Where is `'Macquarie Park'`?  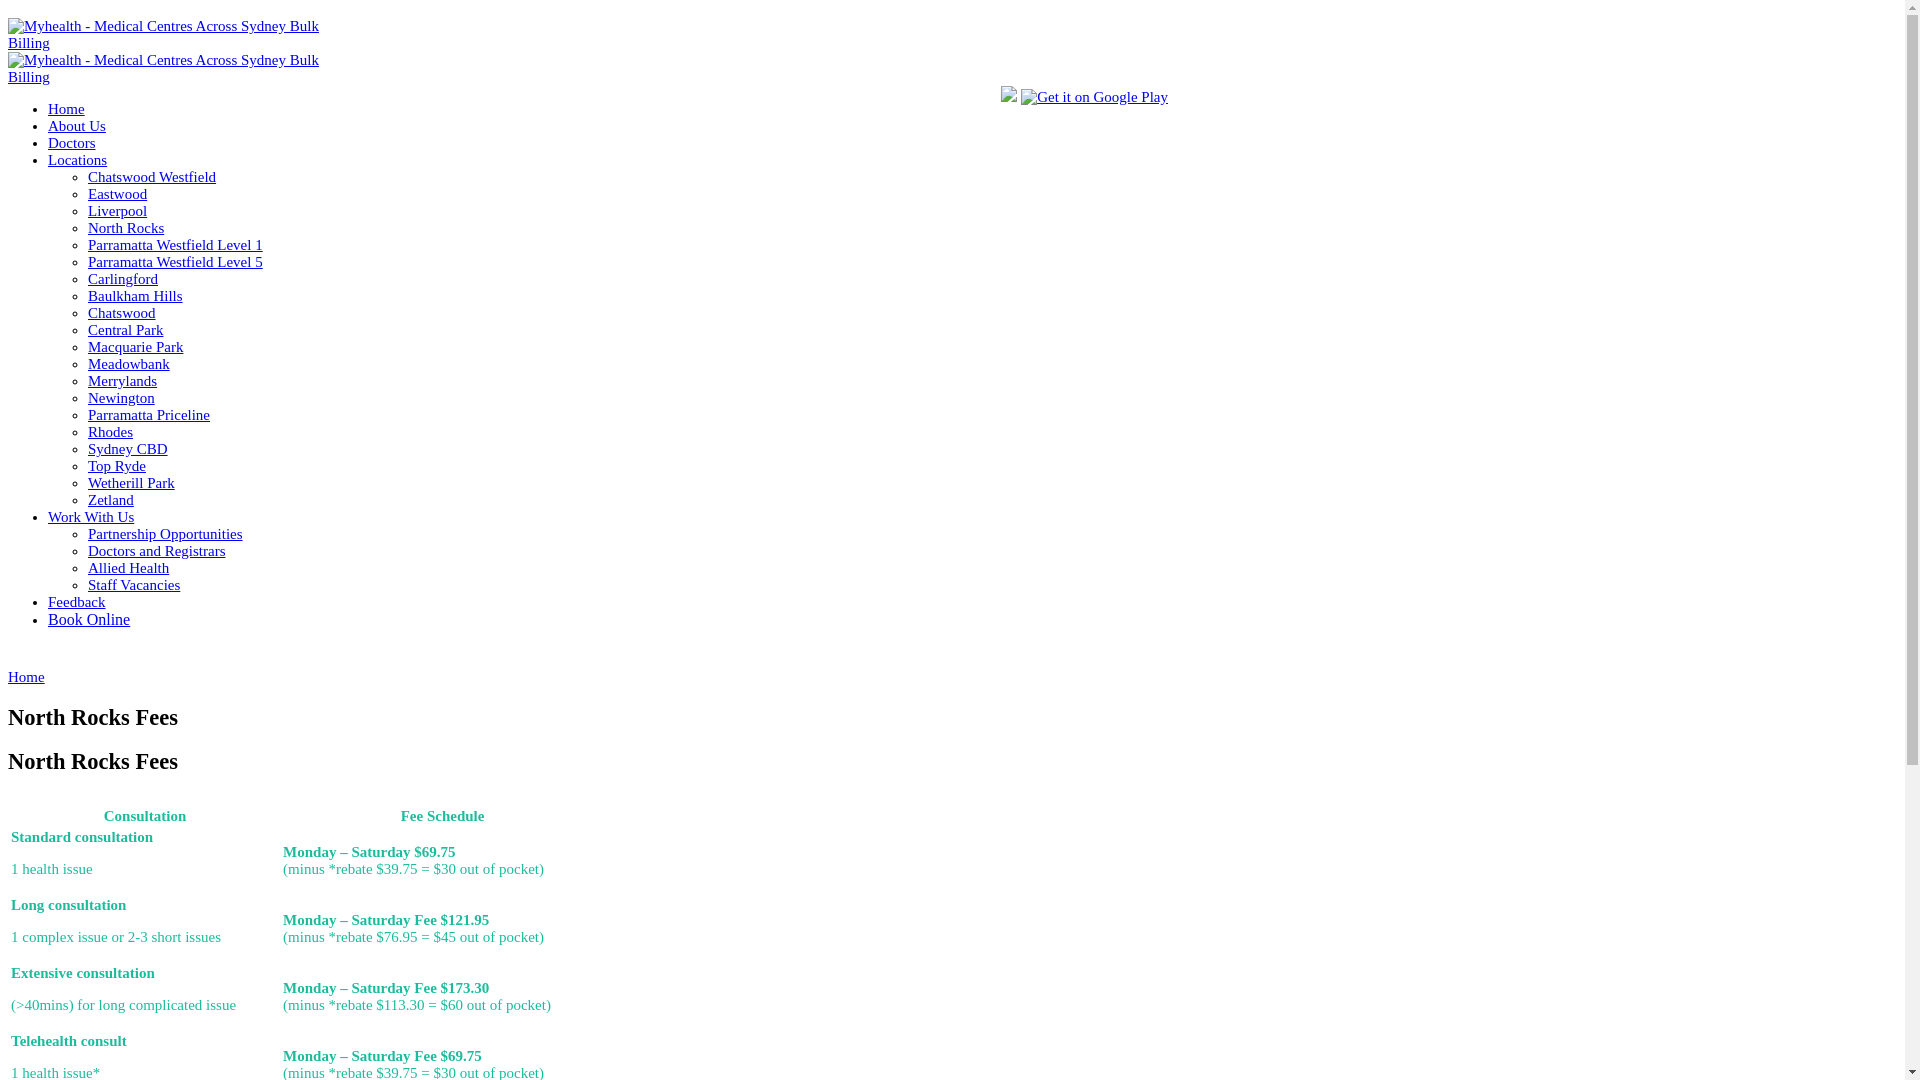 'Macquarie Park' is located at coordinates (134, 346).